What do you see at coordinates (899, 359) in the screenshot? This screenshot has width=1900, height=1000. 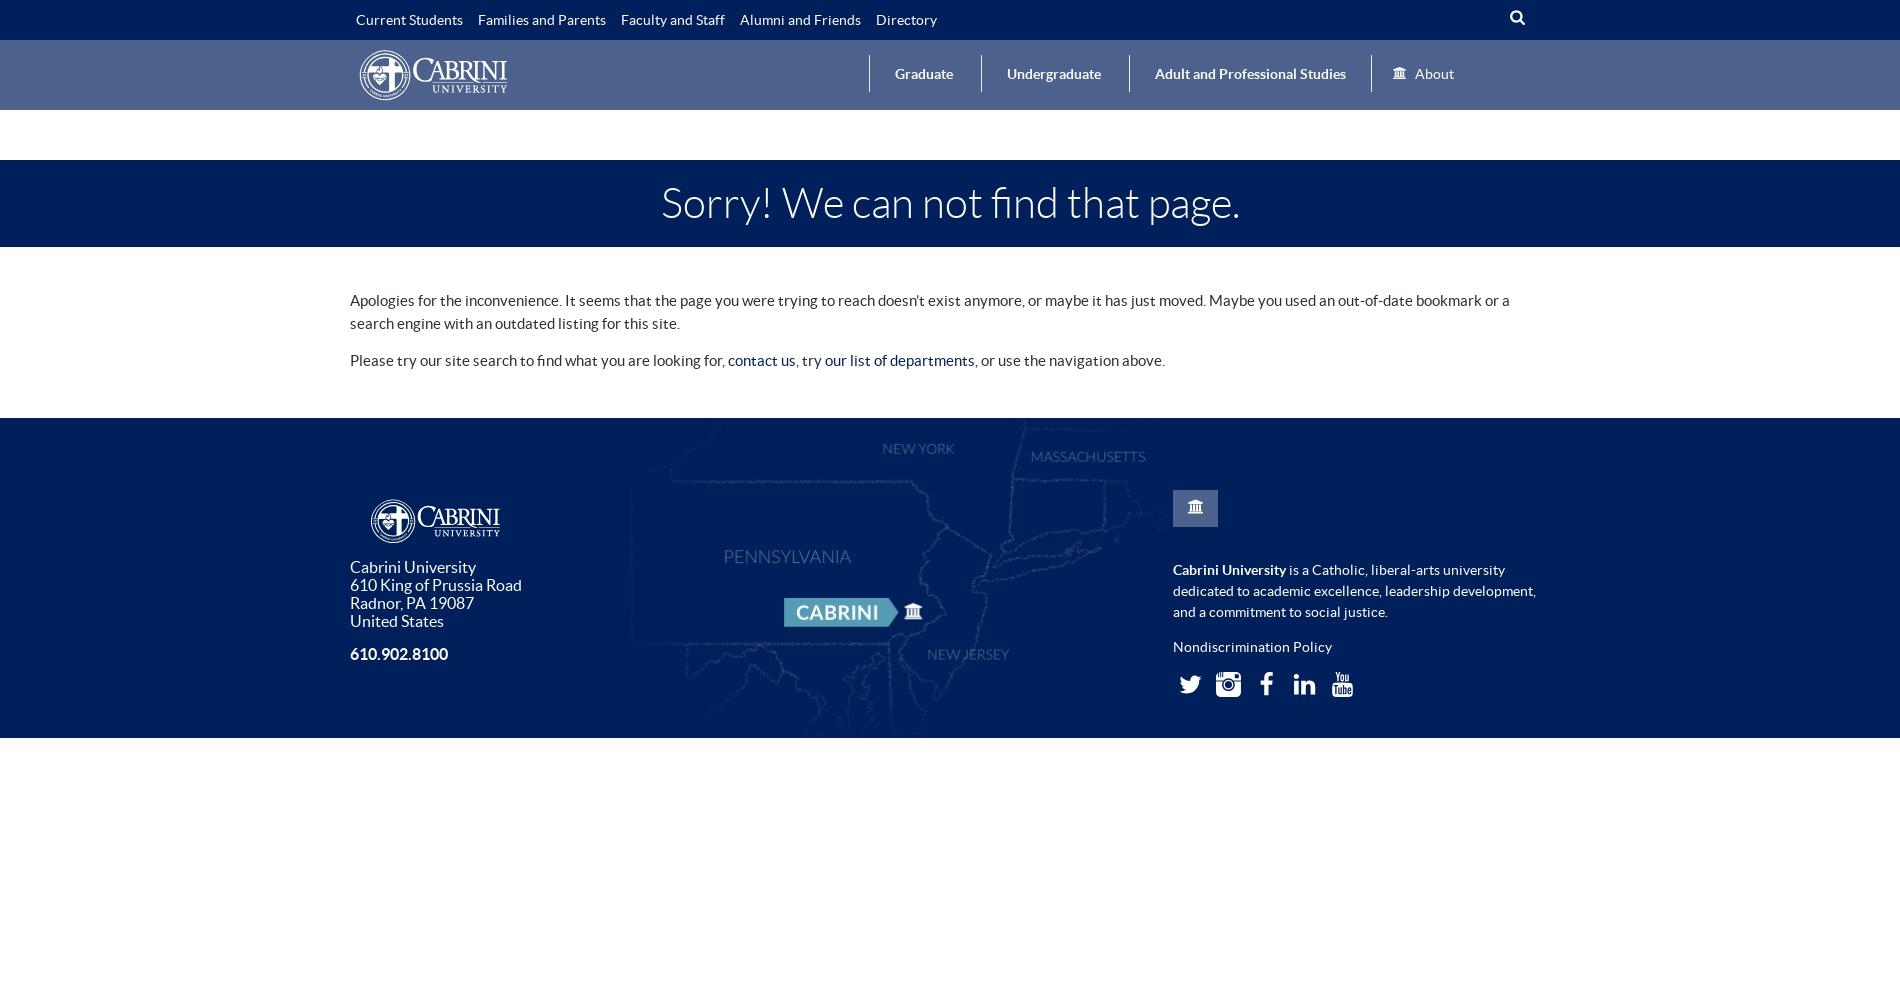 I see `'our list of departments'` at bounding box center [899, 359].